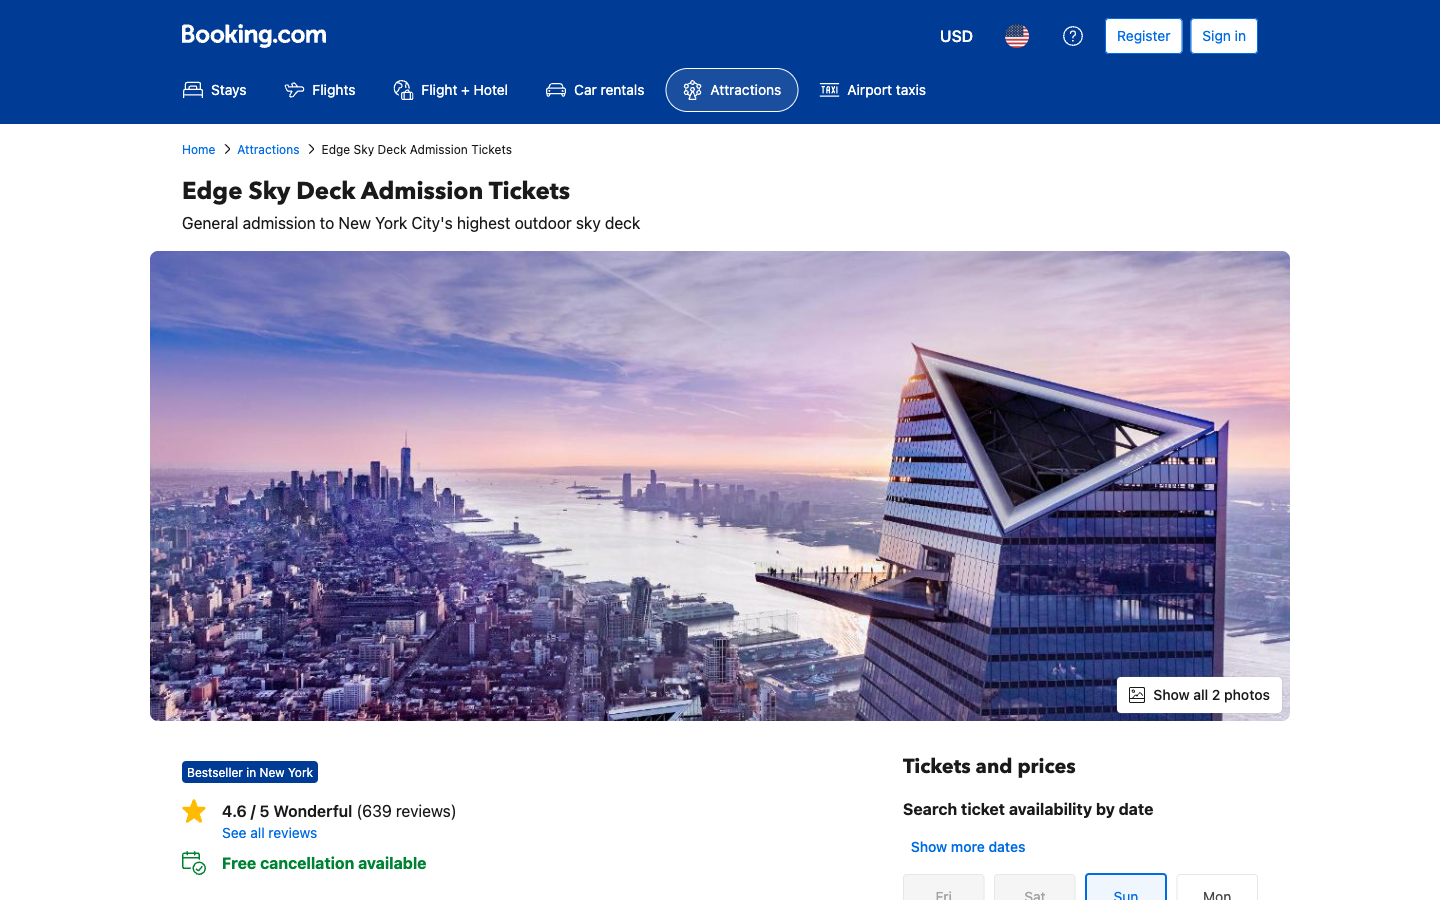 The width and height of the screenshot is (1440, 900). Describe the element at coordinates (966, 846) in the screenshot. I see `check more dates for when tickets are available` at that location.